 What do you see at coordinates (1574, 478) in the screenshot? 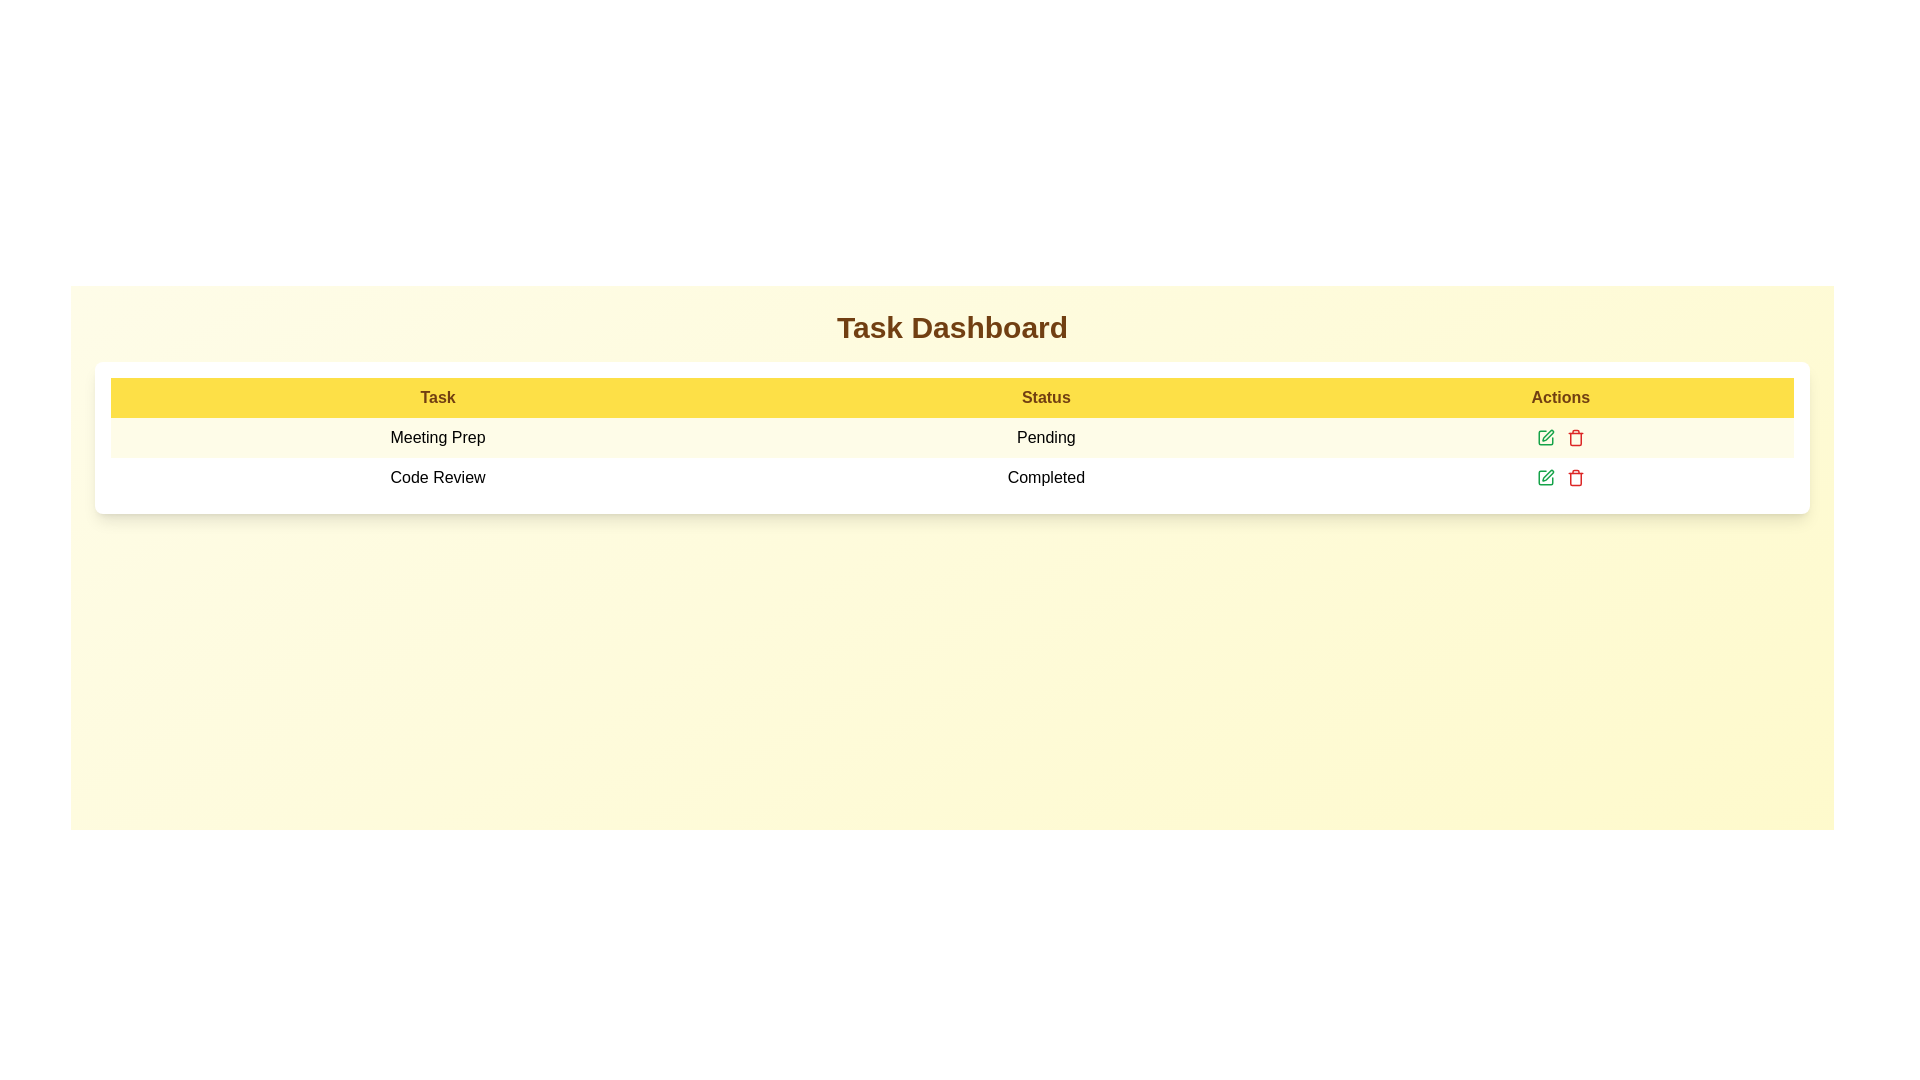
I see `the small square-shaped red trash icon representing the delete option located in the second row under the 'Actions' column of the table` at bounding box center [1574, 478].